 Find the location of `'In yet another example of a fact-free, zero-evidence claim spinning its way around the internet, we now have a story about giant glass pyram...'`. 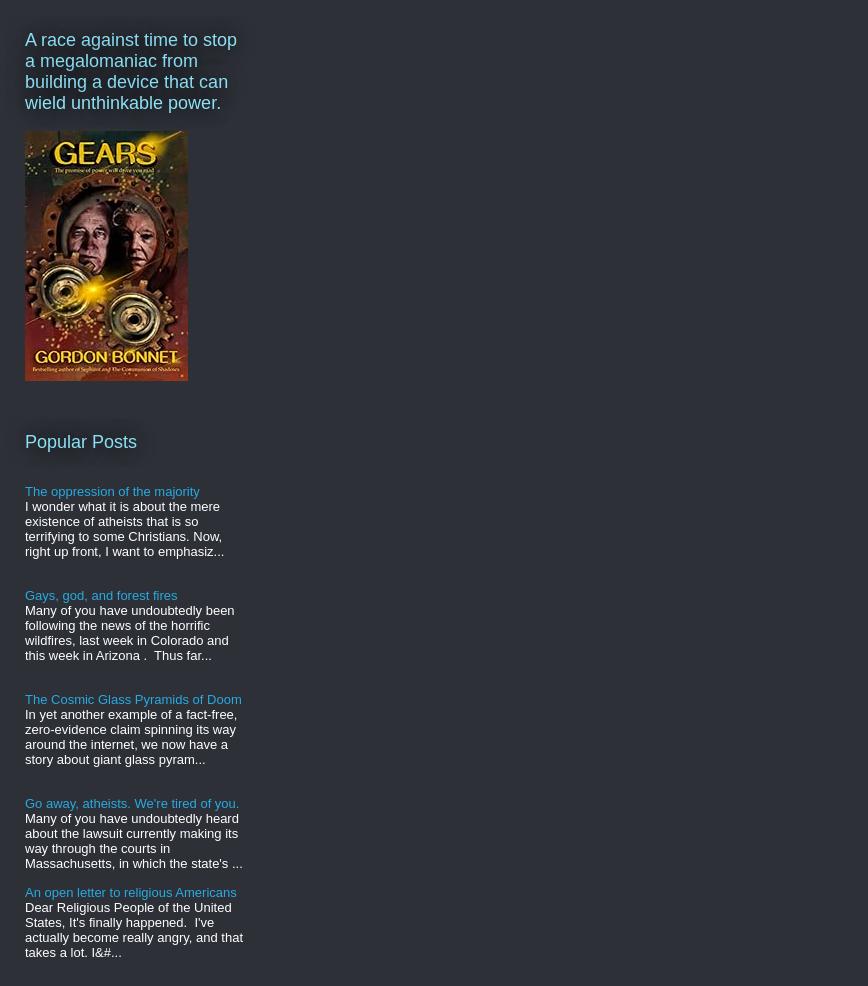

'In yet another example of a fact-free, zero-evidence claim spinning its way around the internet, we now have a story about giant glass pyram...' is located at coordinates (130, 735).